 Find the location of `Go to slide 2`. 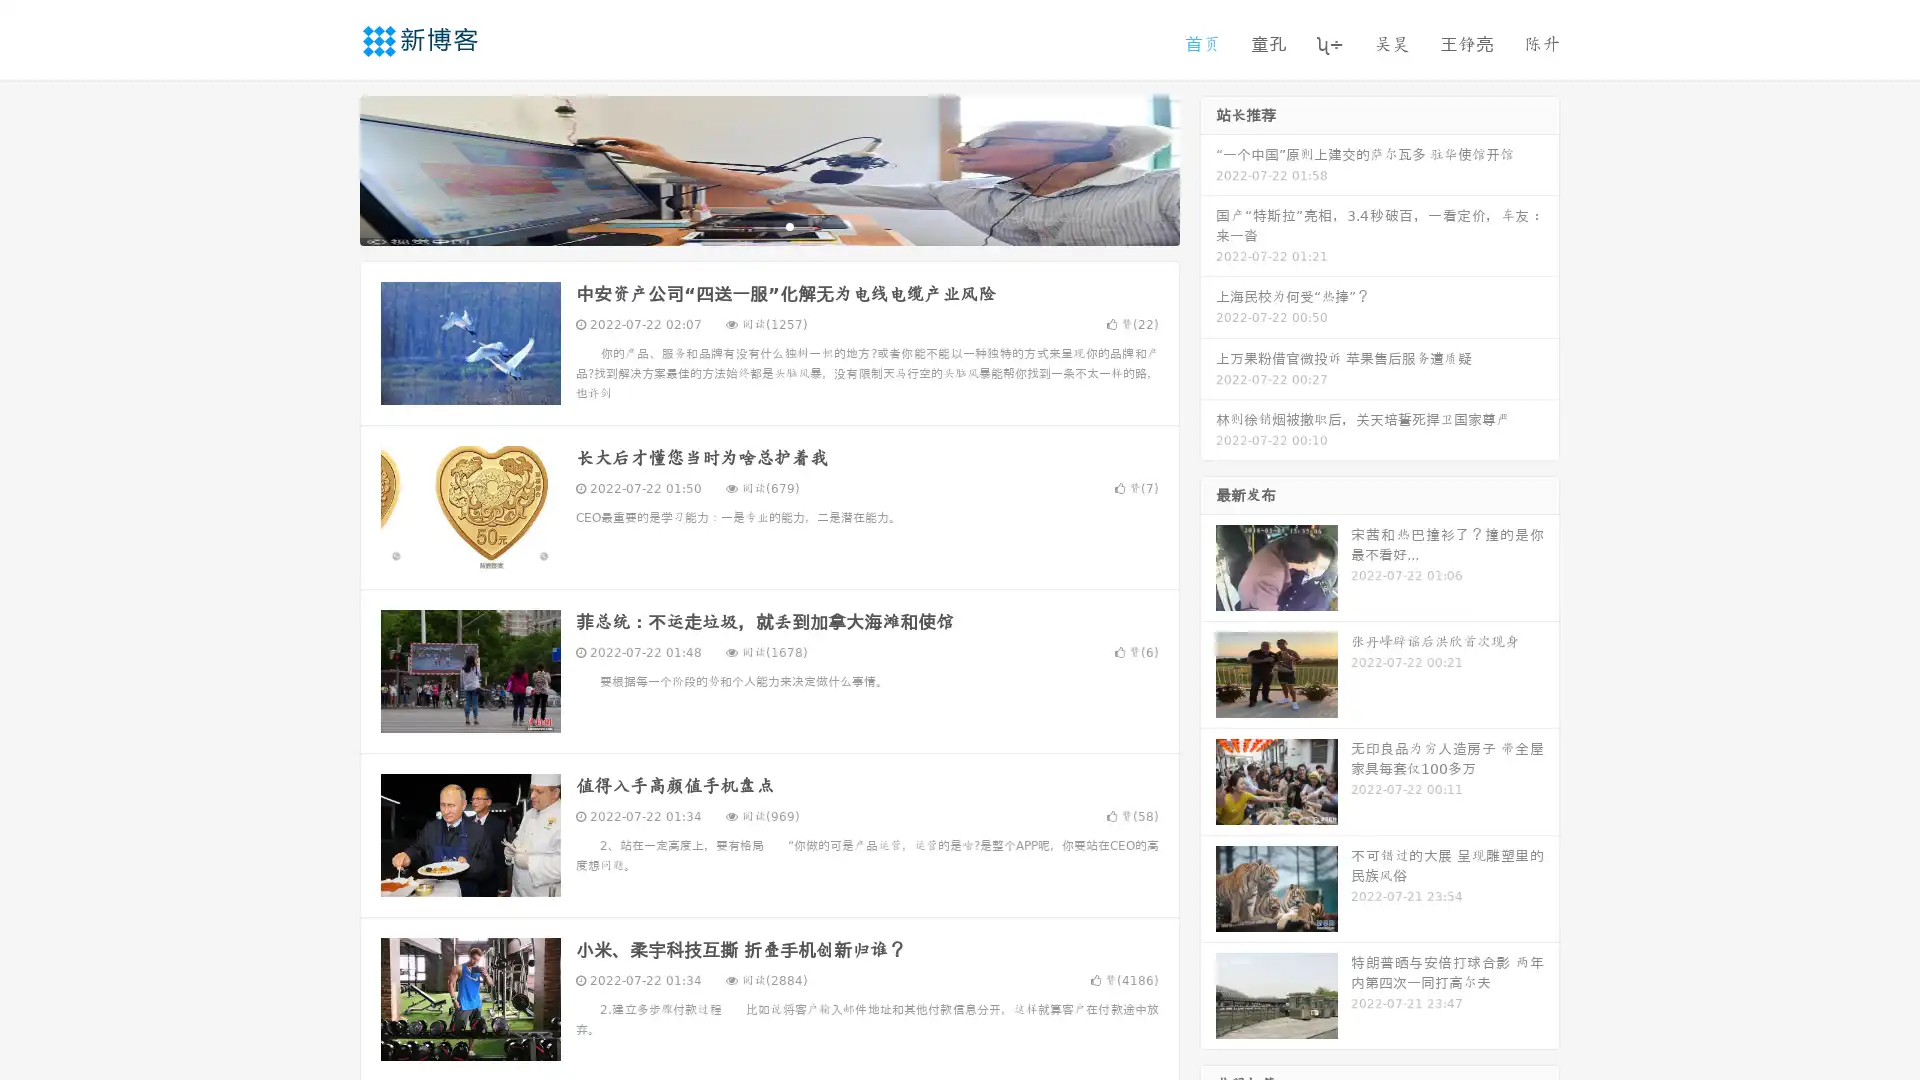

Go to slide 2 is located at coordinates (768, 225).